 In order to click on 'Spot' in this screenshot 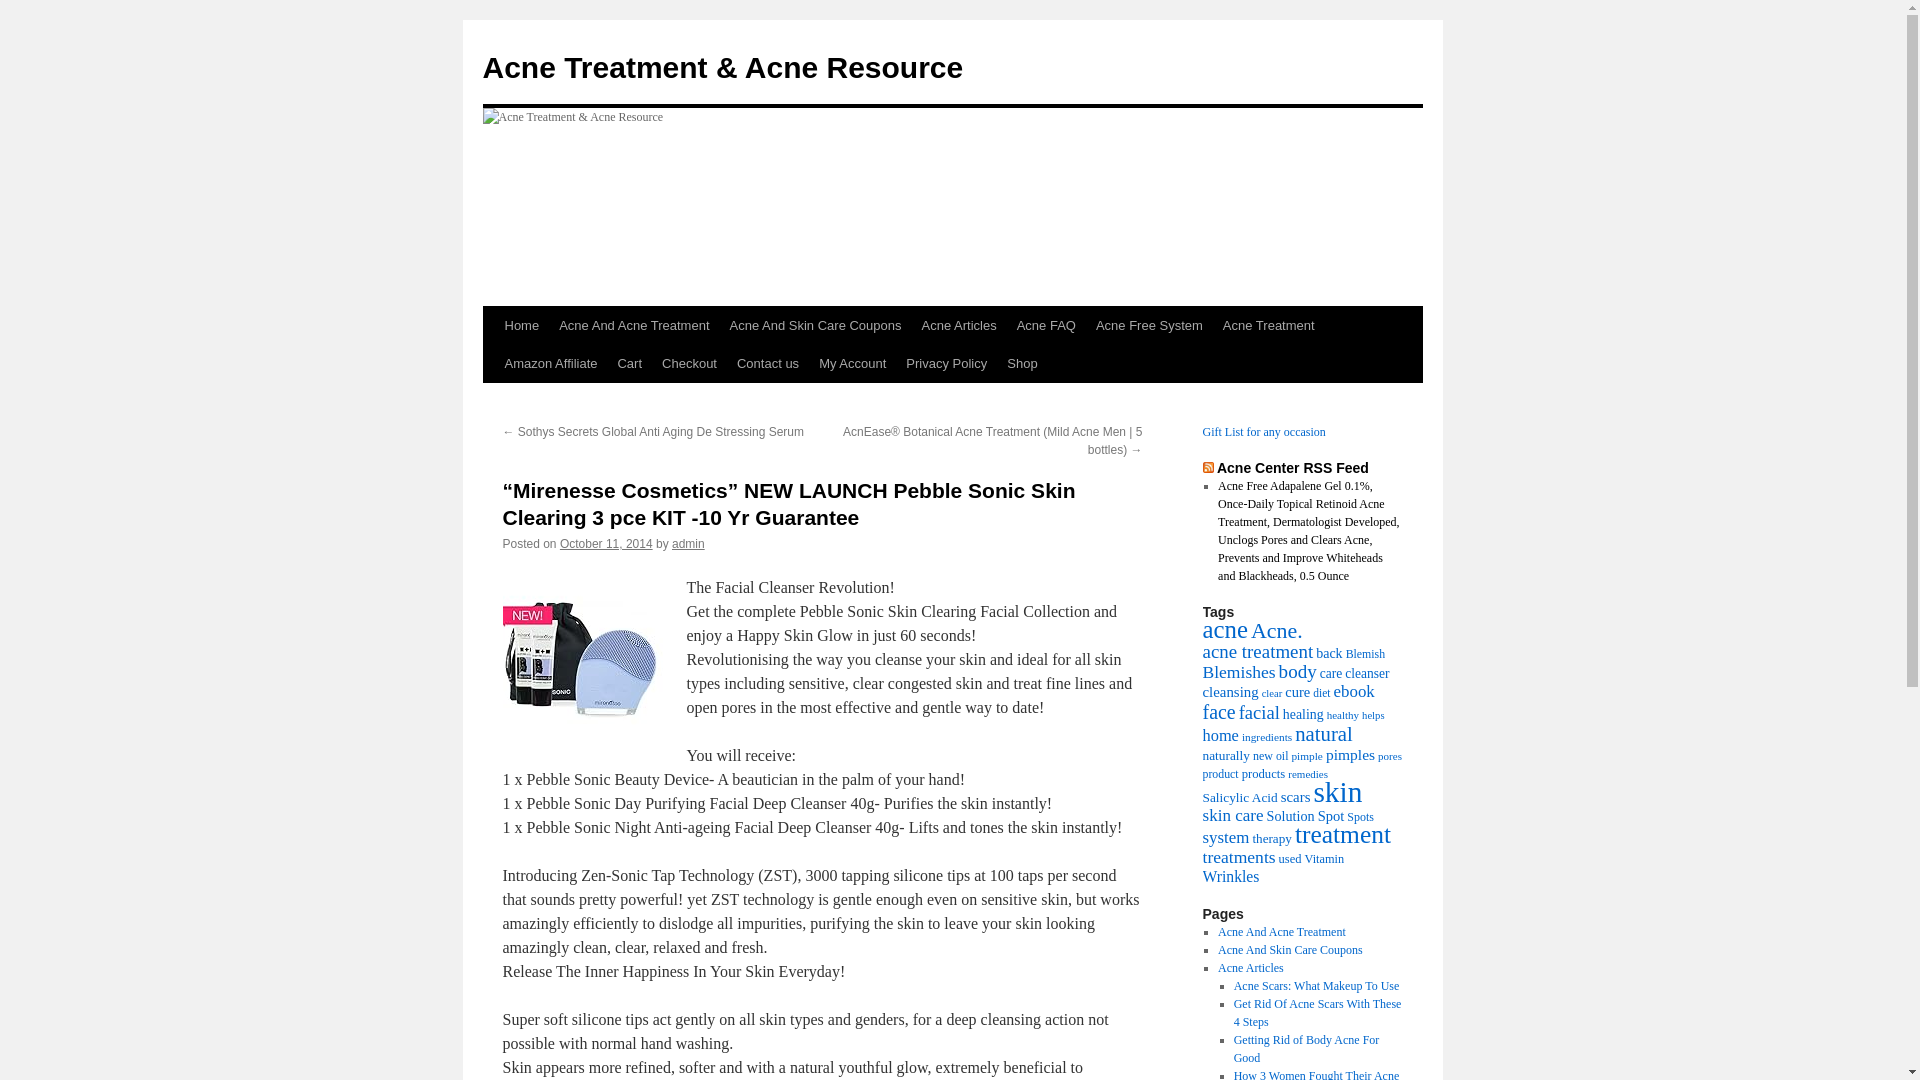, I will do `click(1331, 816)`.